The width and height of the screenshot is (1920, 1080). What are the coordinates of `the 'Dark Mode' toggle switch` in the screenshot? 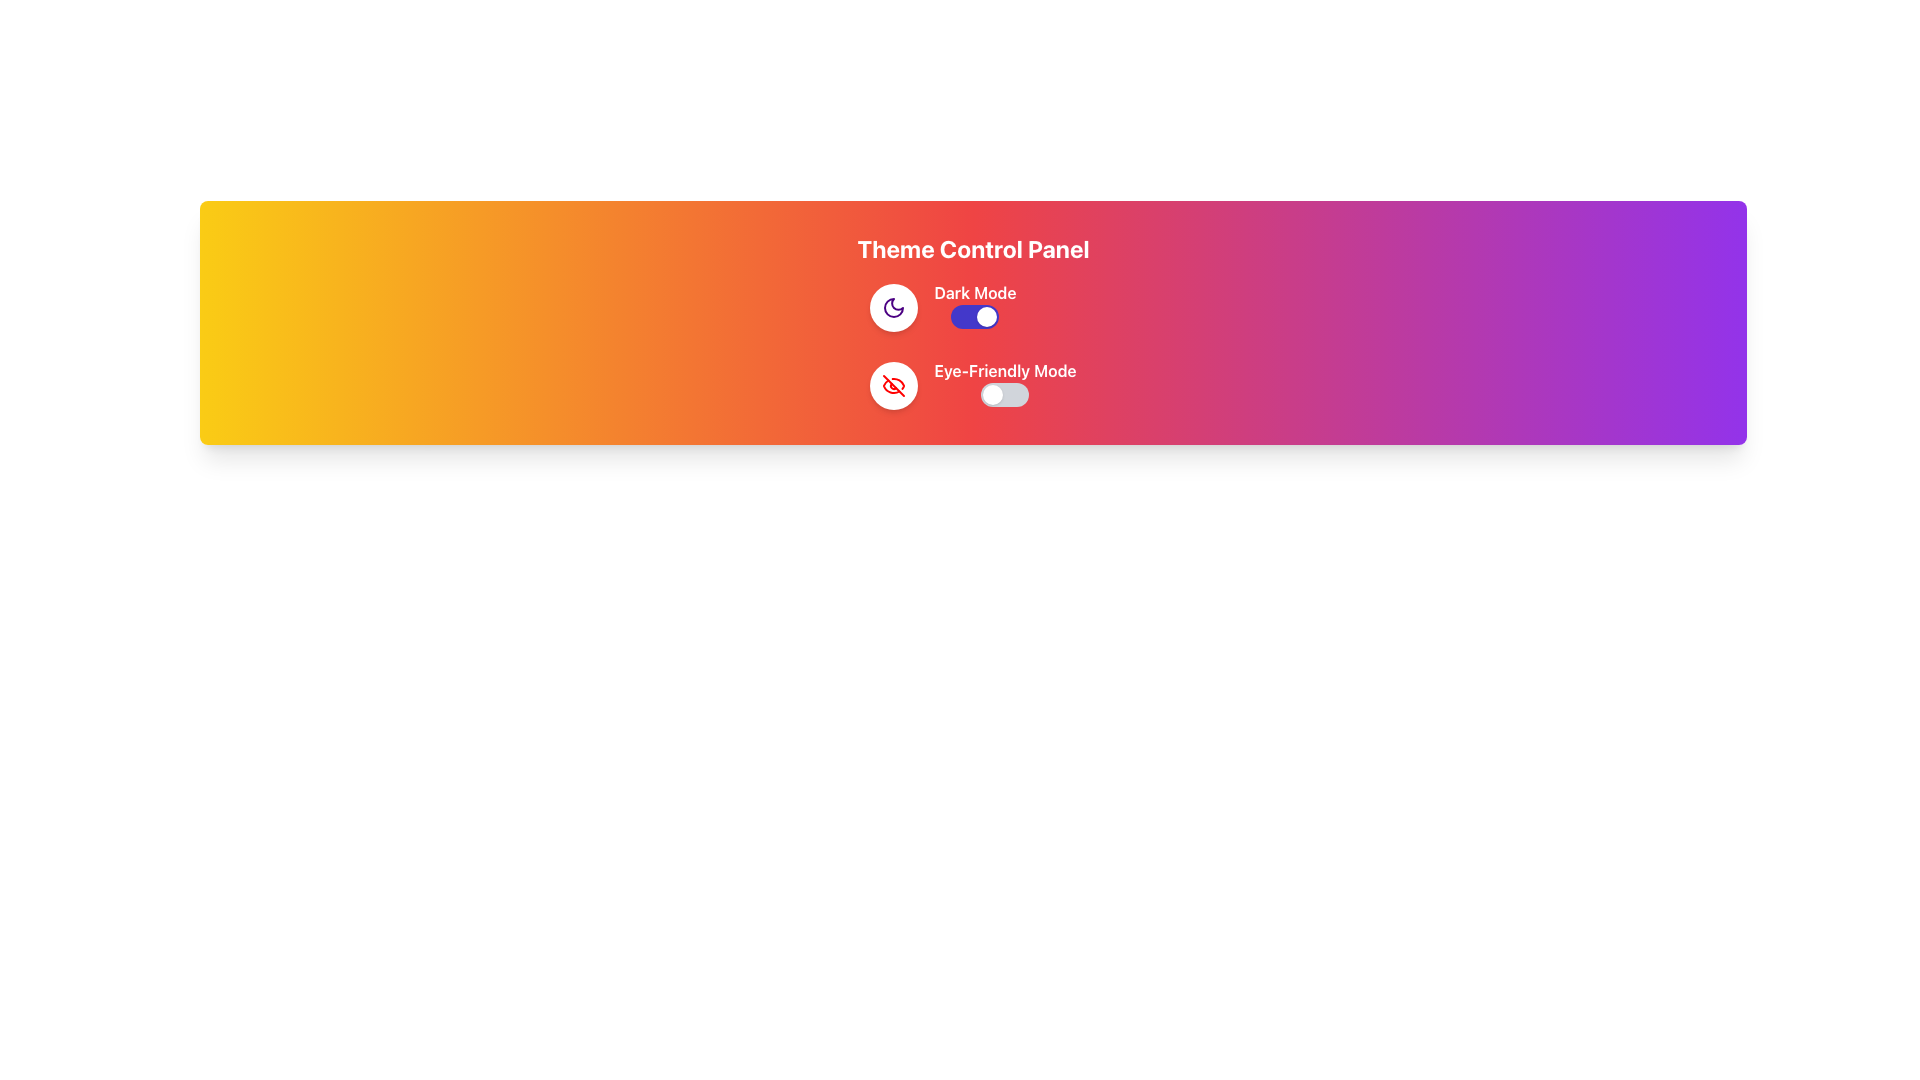 It's located at (975, 308).